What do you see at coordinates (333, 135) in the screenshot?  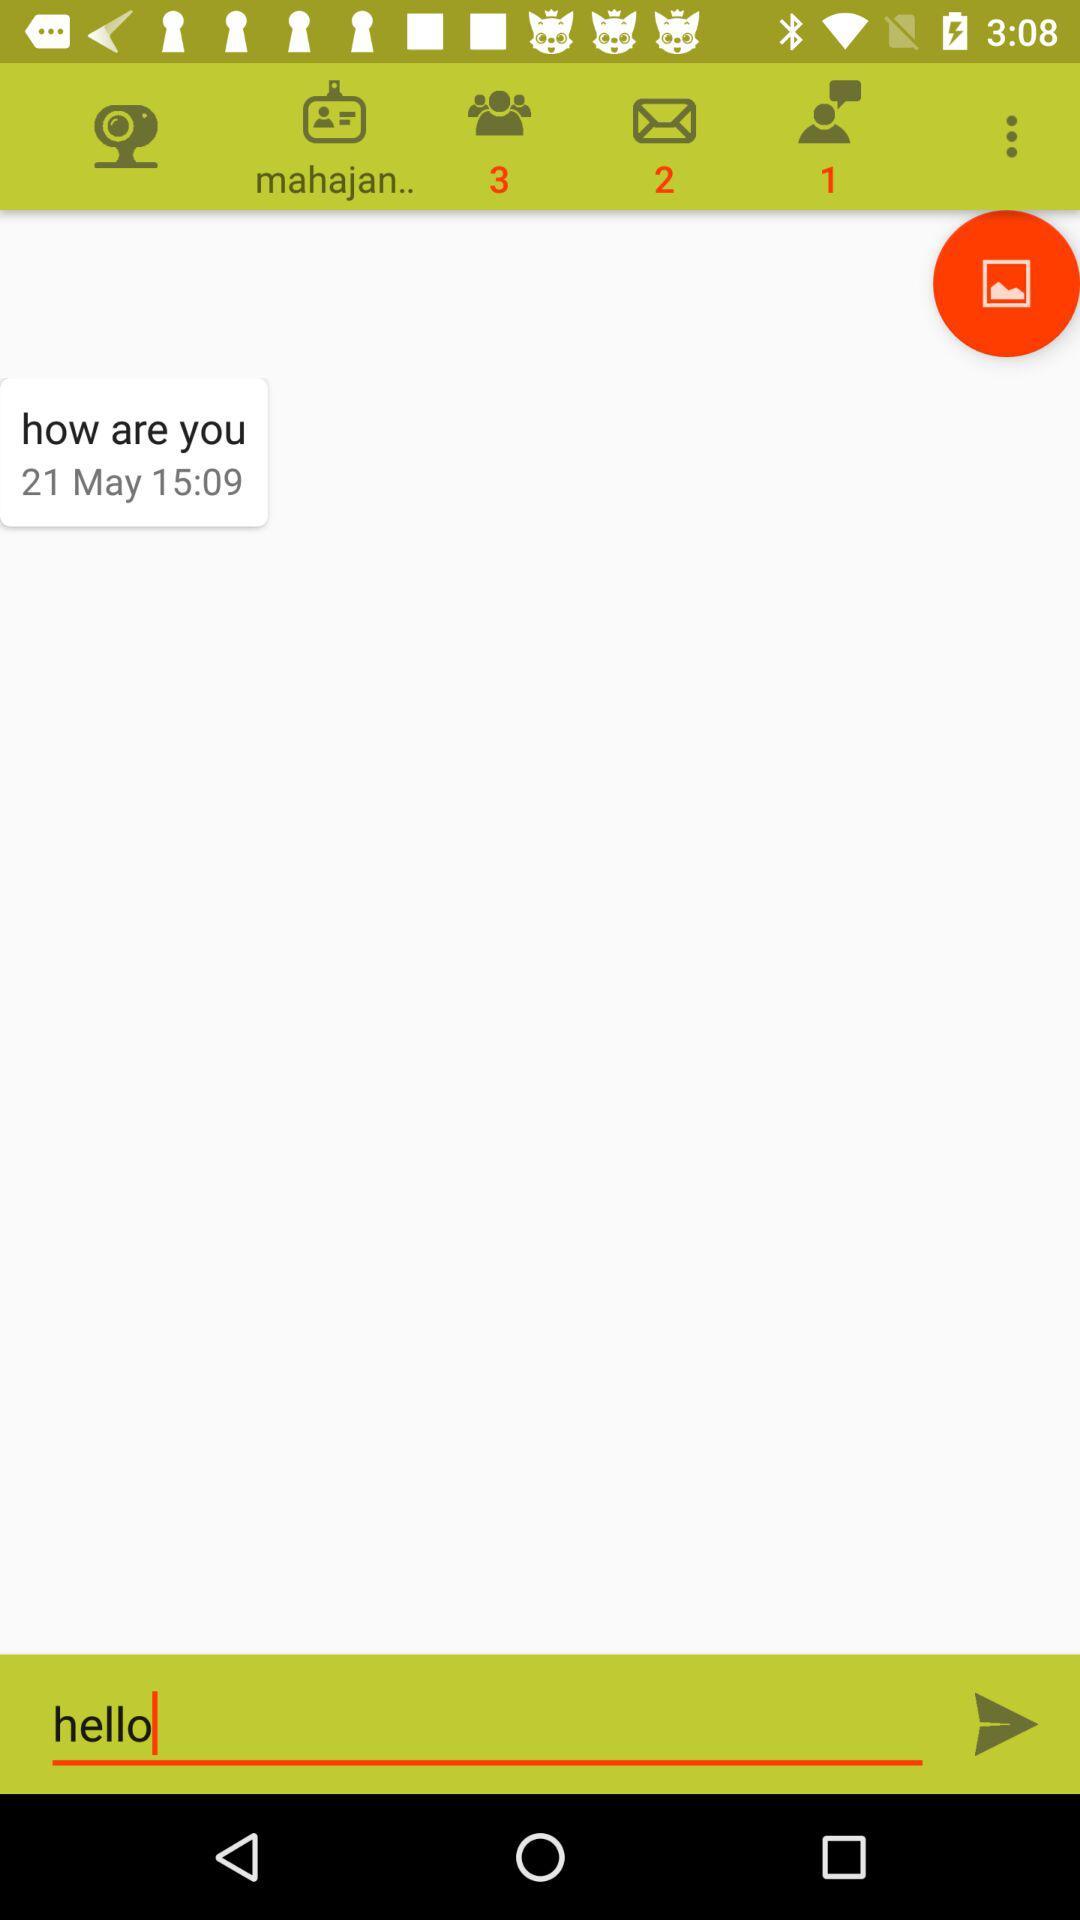 I see `the id icon and the word which is below it` at bounding box center [333, 135].